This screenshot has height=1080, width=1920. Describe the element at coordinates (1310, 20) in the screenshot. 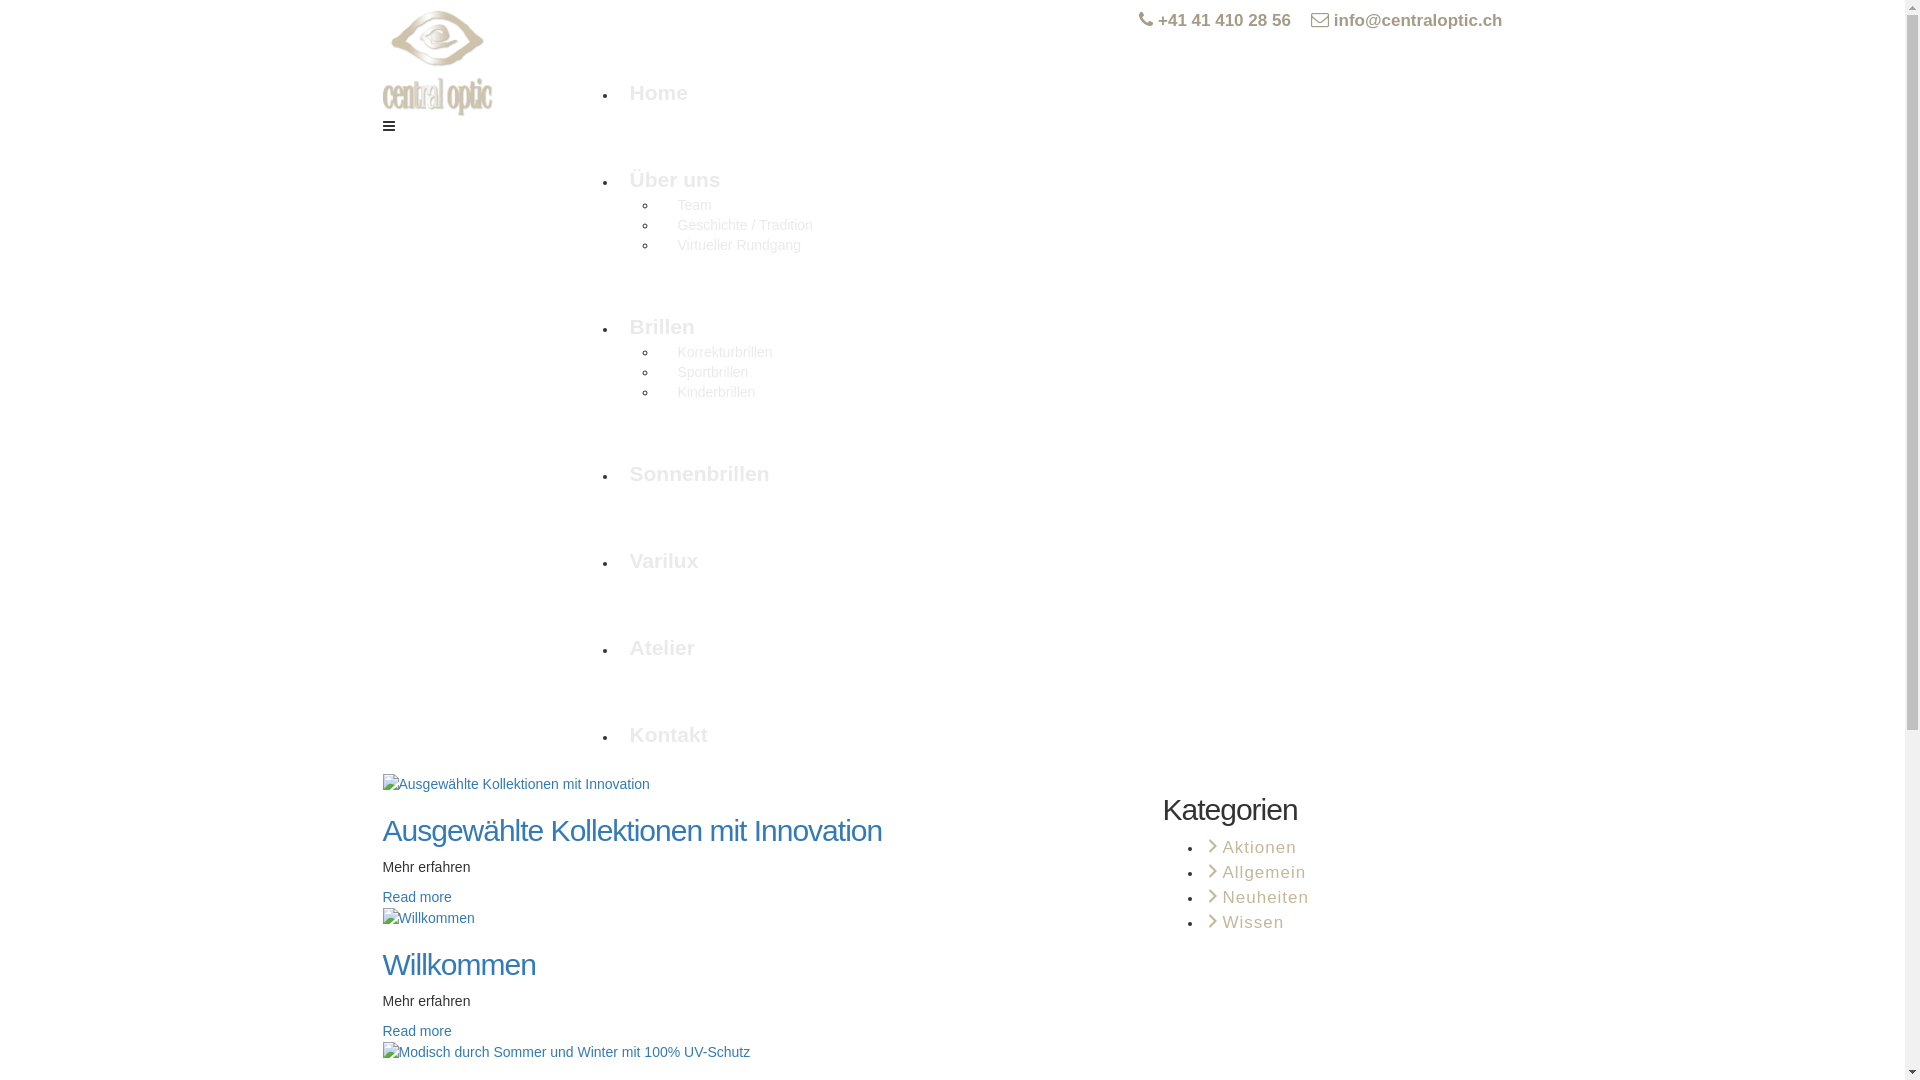

I see `'info@centraloptic.ch'` at that location.